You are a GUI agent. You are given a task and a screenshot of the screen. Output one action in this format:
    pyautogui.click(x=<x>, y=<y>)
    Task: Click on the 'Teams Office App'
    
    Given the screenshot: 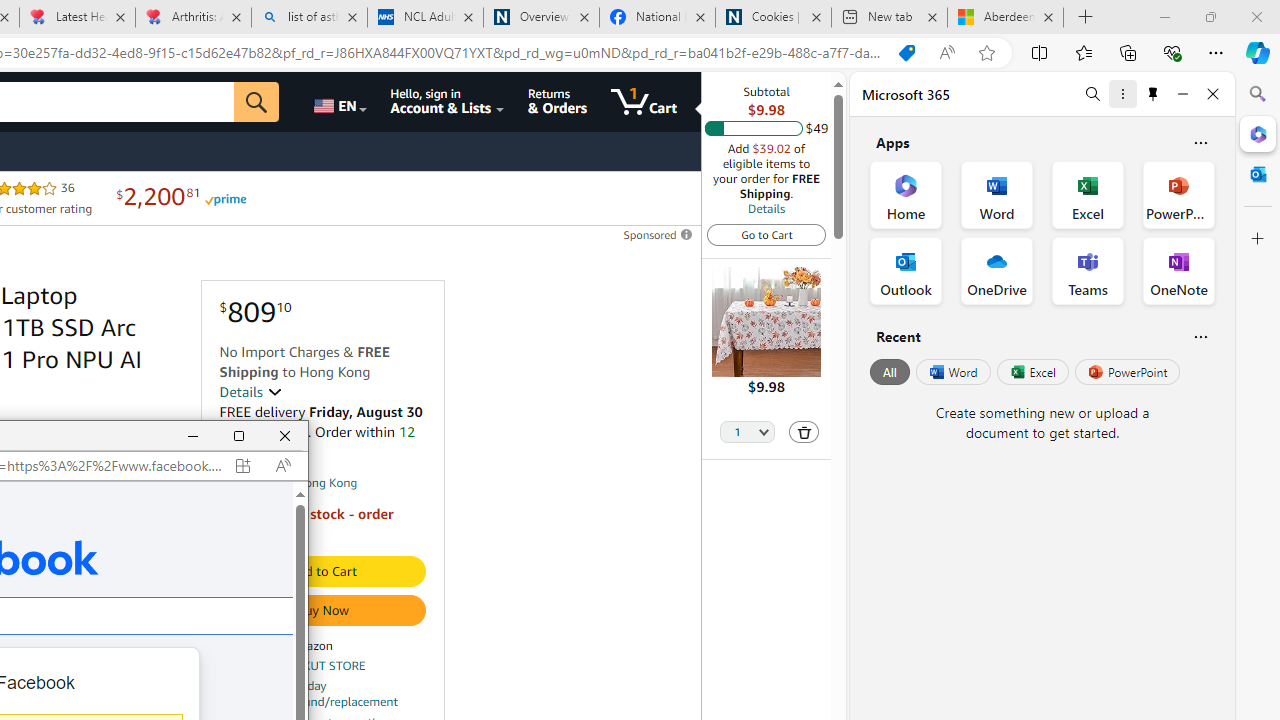 What is the action you would take?
    pyautogui.click(x=1087, y=271)
    